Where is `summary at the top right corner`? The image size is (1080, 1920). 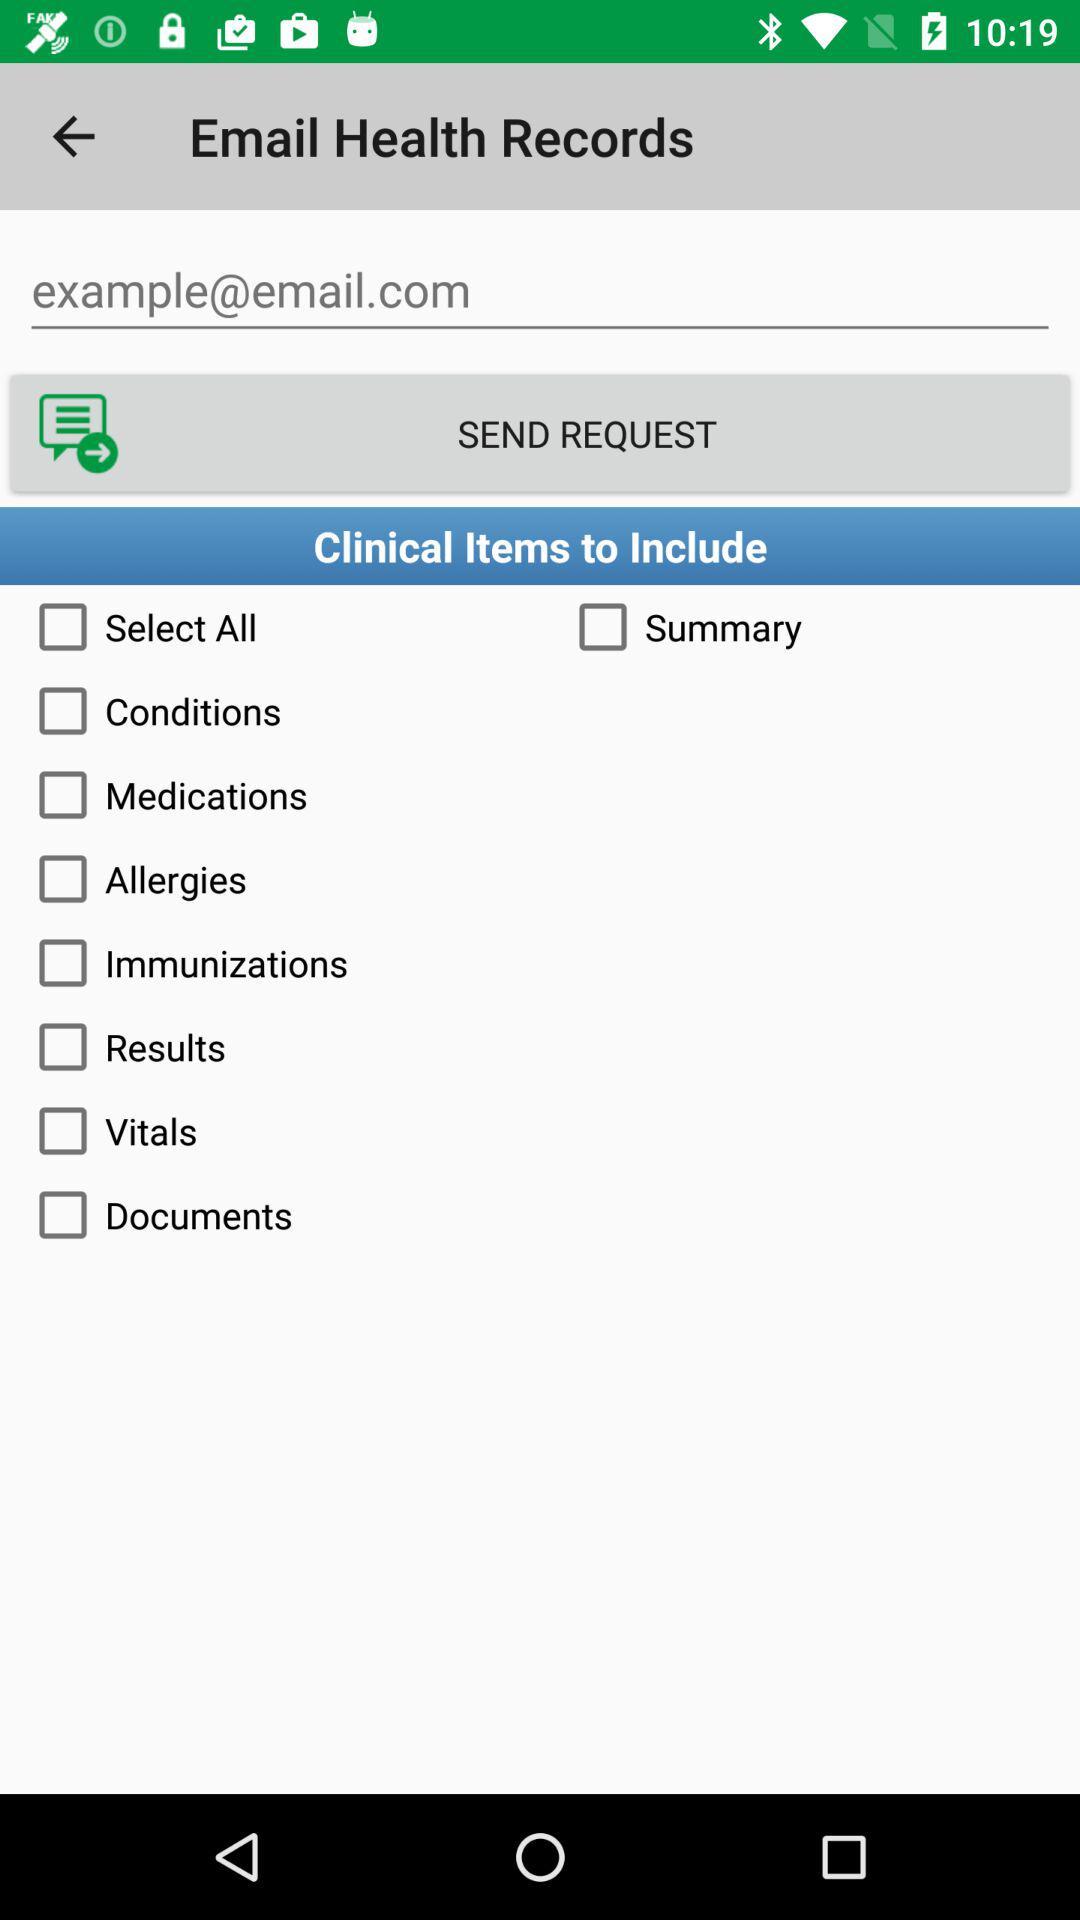
summary at the top right corner is located at coordinates (810, 626).